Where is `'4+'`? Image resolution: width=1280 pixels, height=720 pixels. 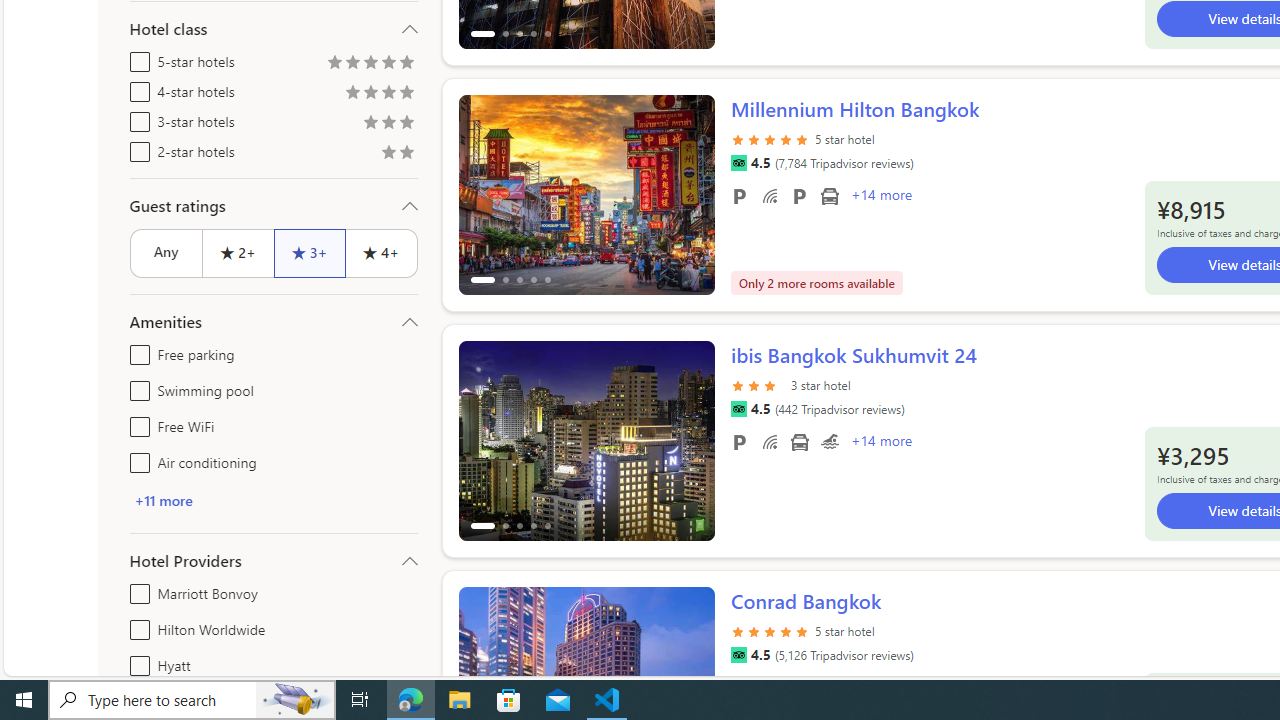
'4+' is located at coordinates (382, 252).